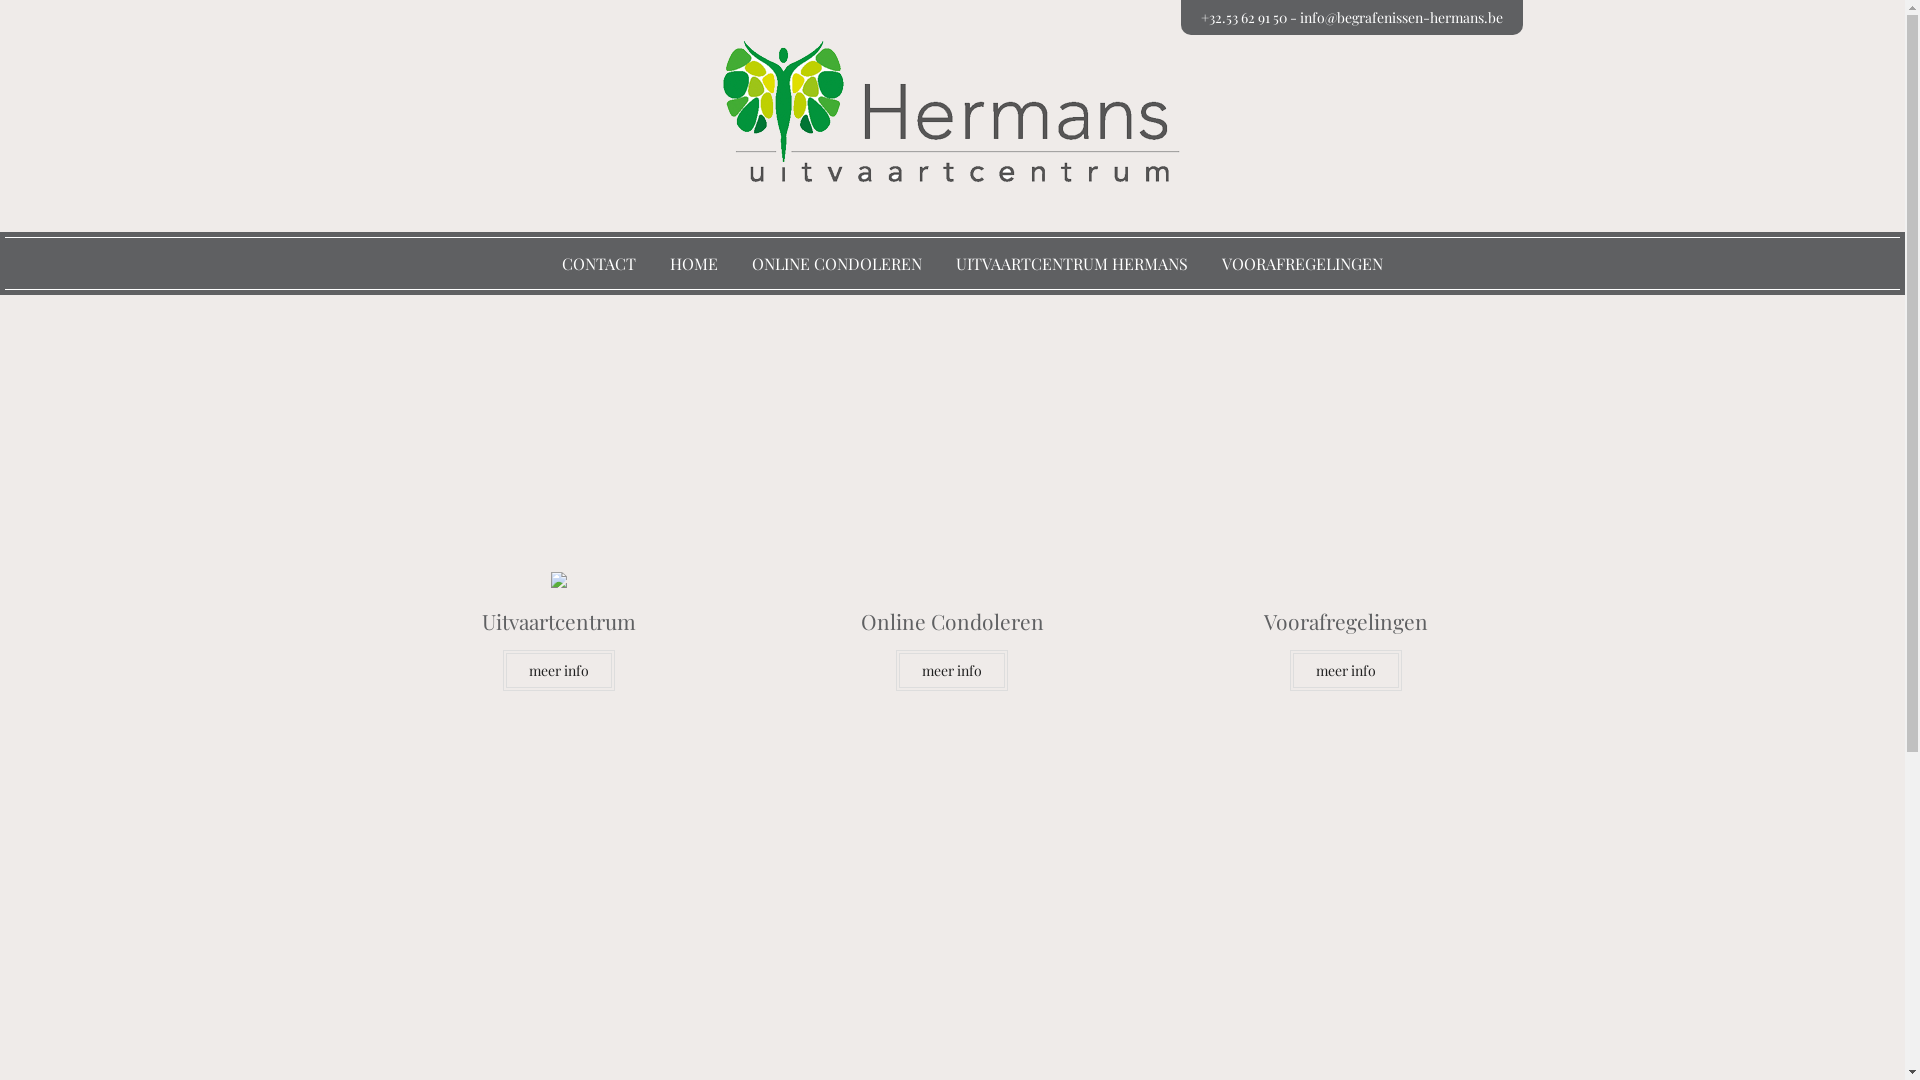 This screenshot has height=1080, width=1920. I want to click on 'meer info', so click(1345, 670).